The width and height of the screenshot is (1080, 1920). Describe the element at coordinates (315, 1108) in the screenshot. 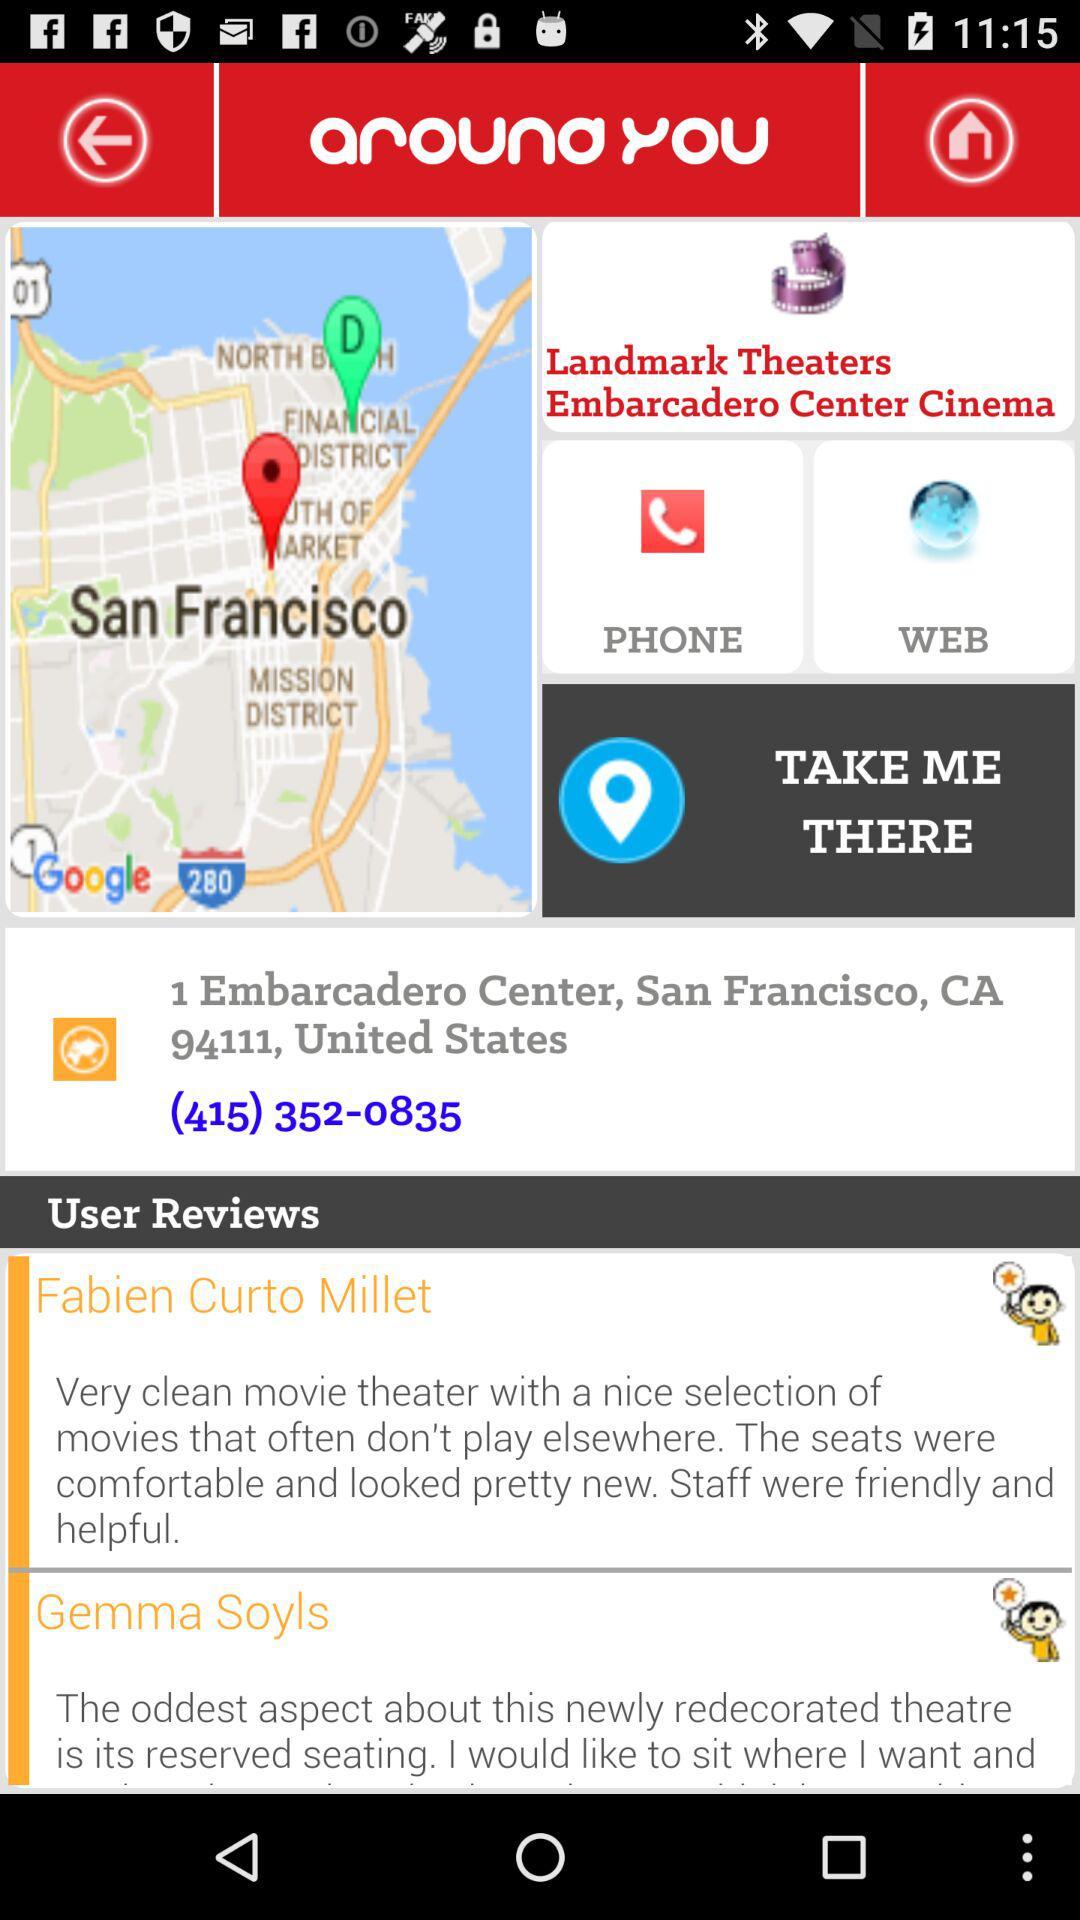

I see `the (415) 352-0835` at that location.